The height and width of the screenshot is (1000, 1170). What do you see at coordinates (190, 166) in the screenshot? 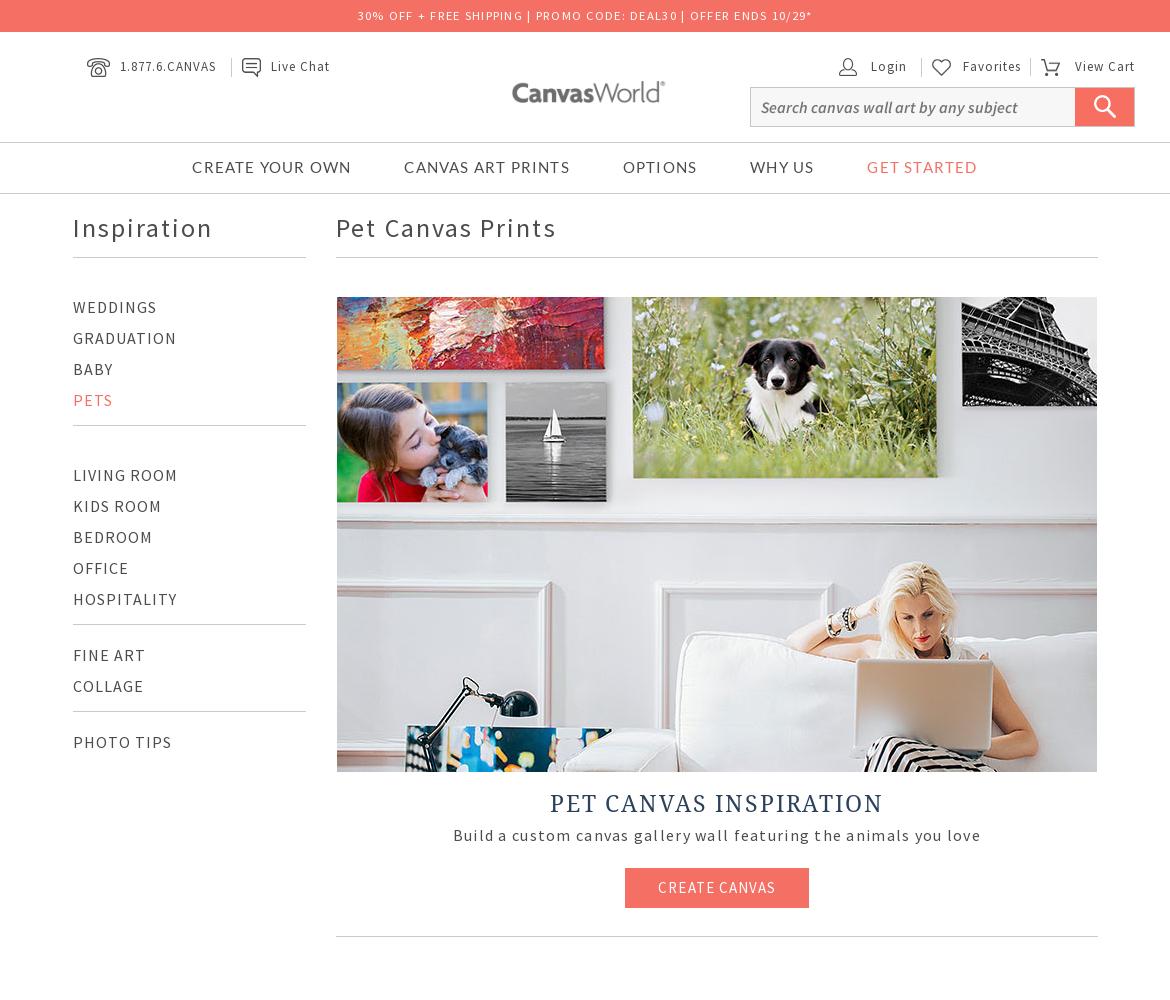
I see `'Create Your Own'` at bounding box center [190, 166].